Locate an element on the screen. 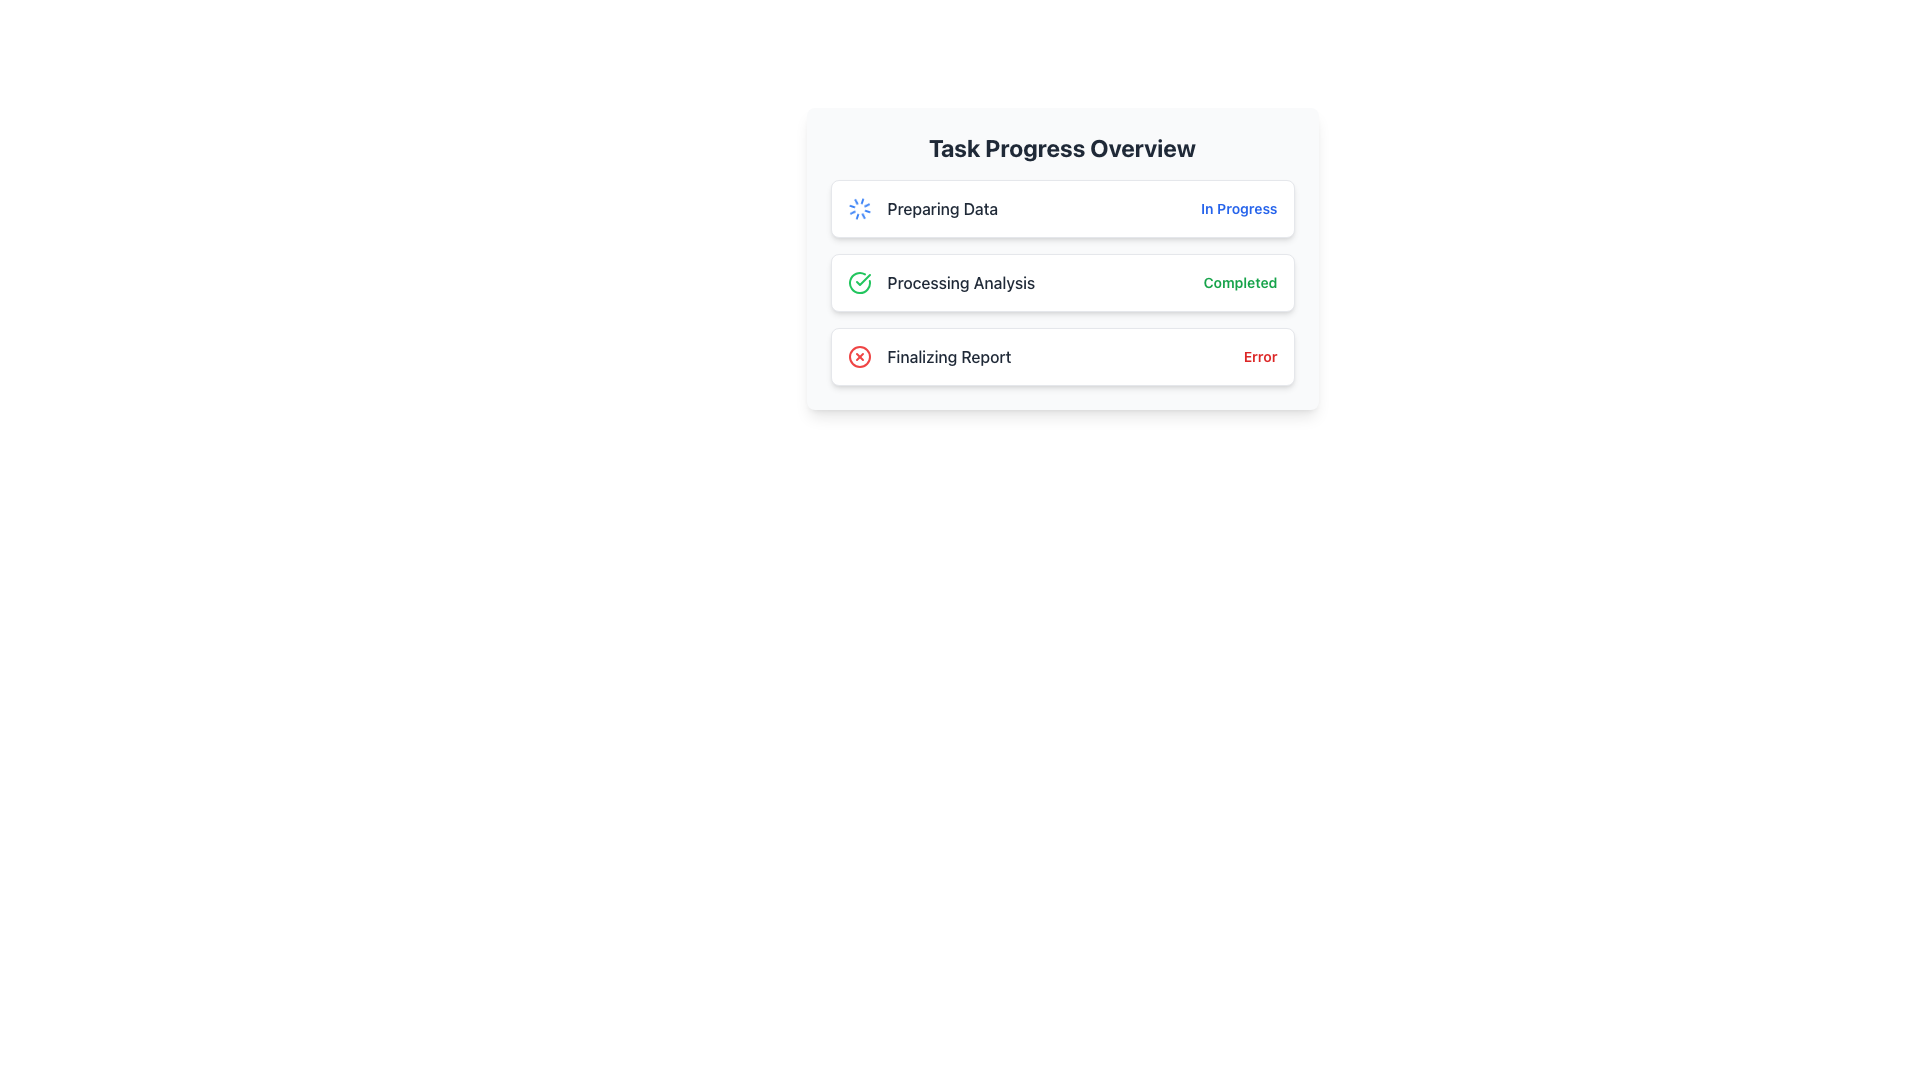  status and details of the progress item labeled 'Processing Analysis', which is the second item in the task status list is located at coordinates (1061, 282).